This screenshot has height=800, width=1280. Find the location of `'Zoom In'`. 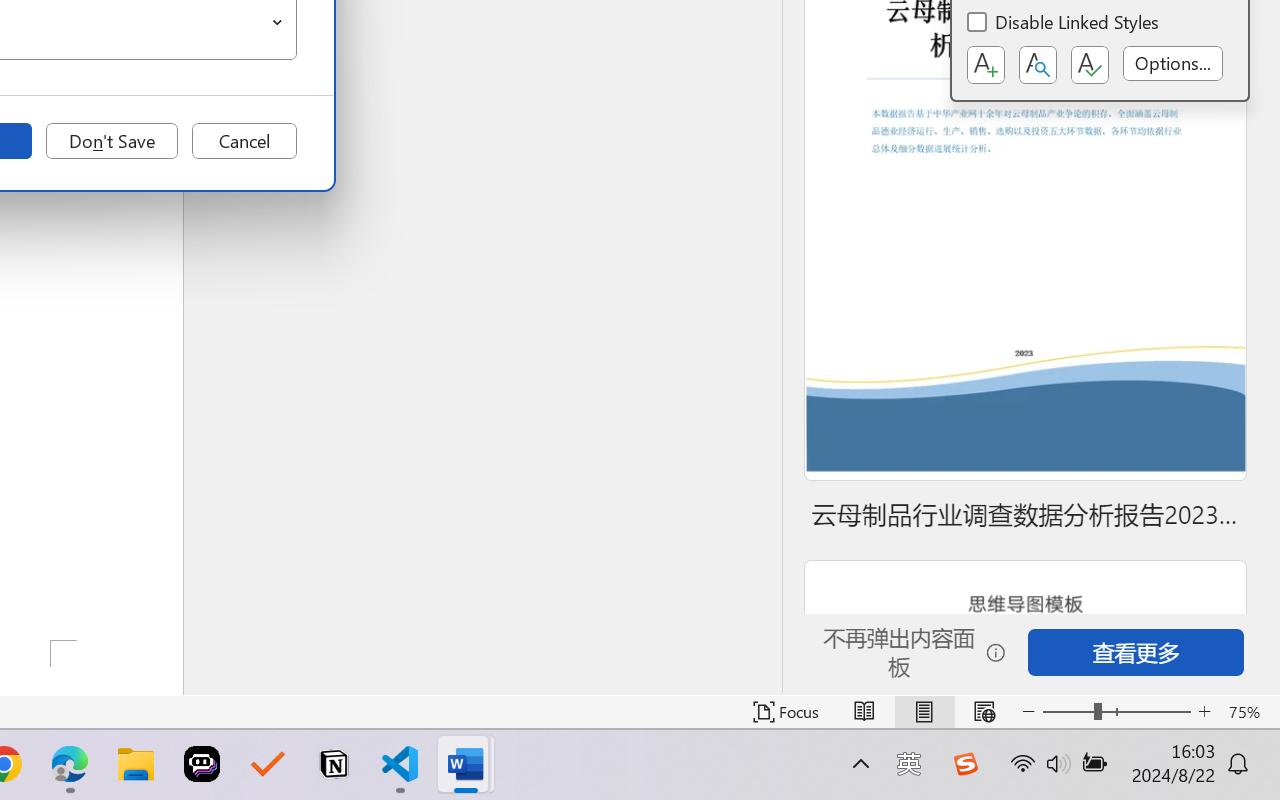

'Zoom In' is located at coordinates (1204, 711).